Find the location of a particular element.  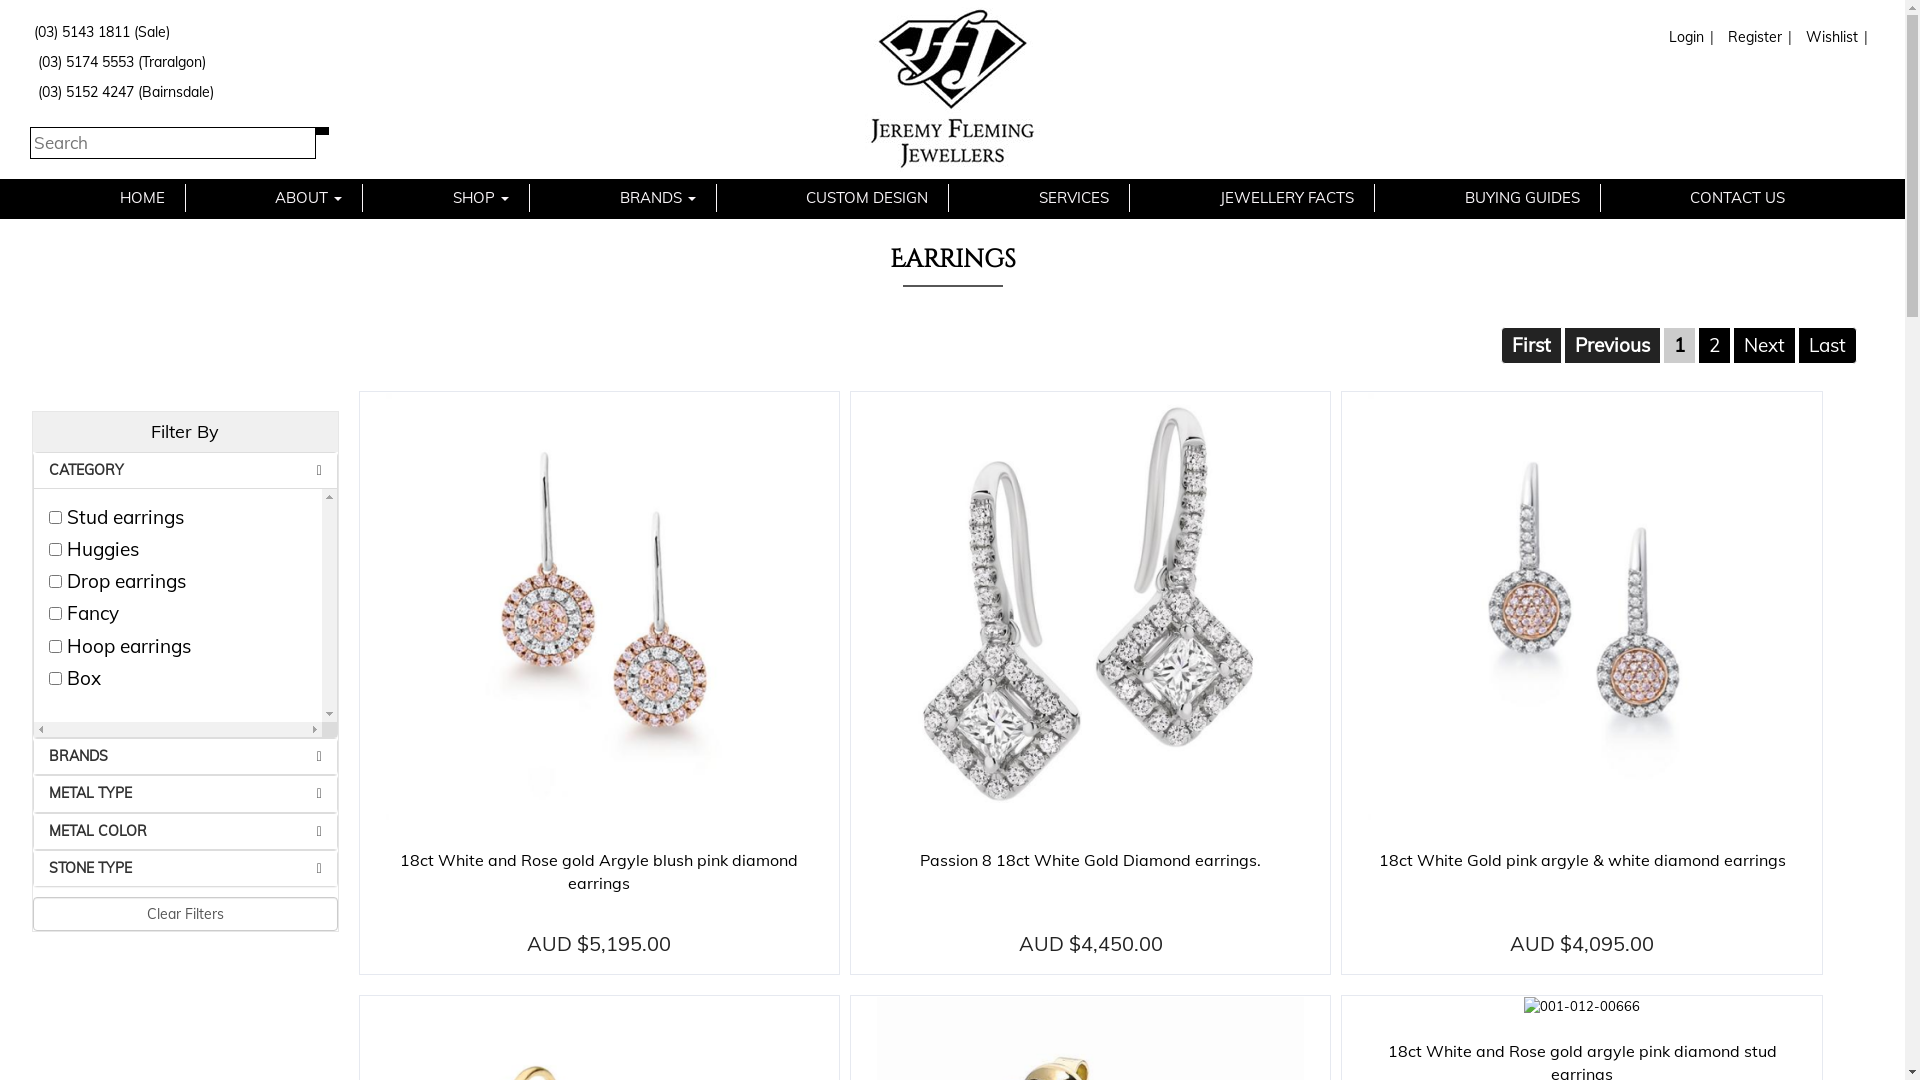

'Box' is located at coordinates (55, 677).